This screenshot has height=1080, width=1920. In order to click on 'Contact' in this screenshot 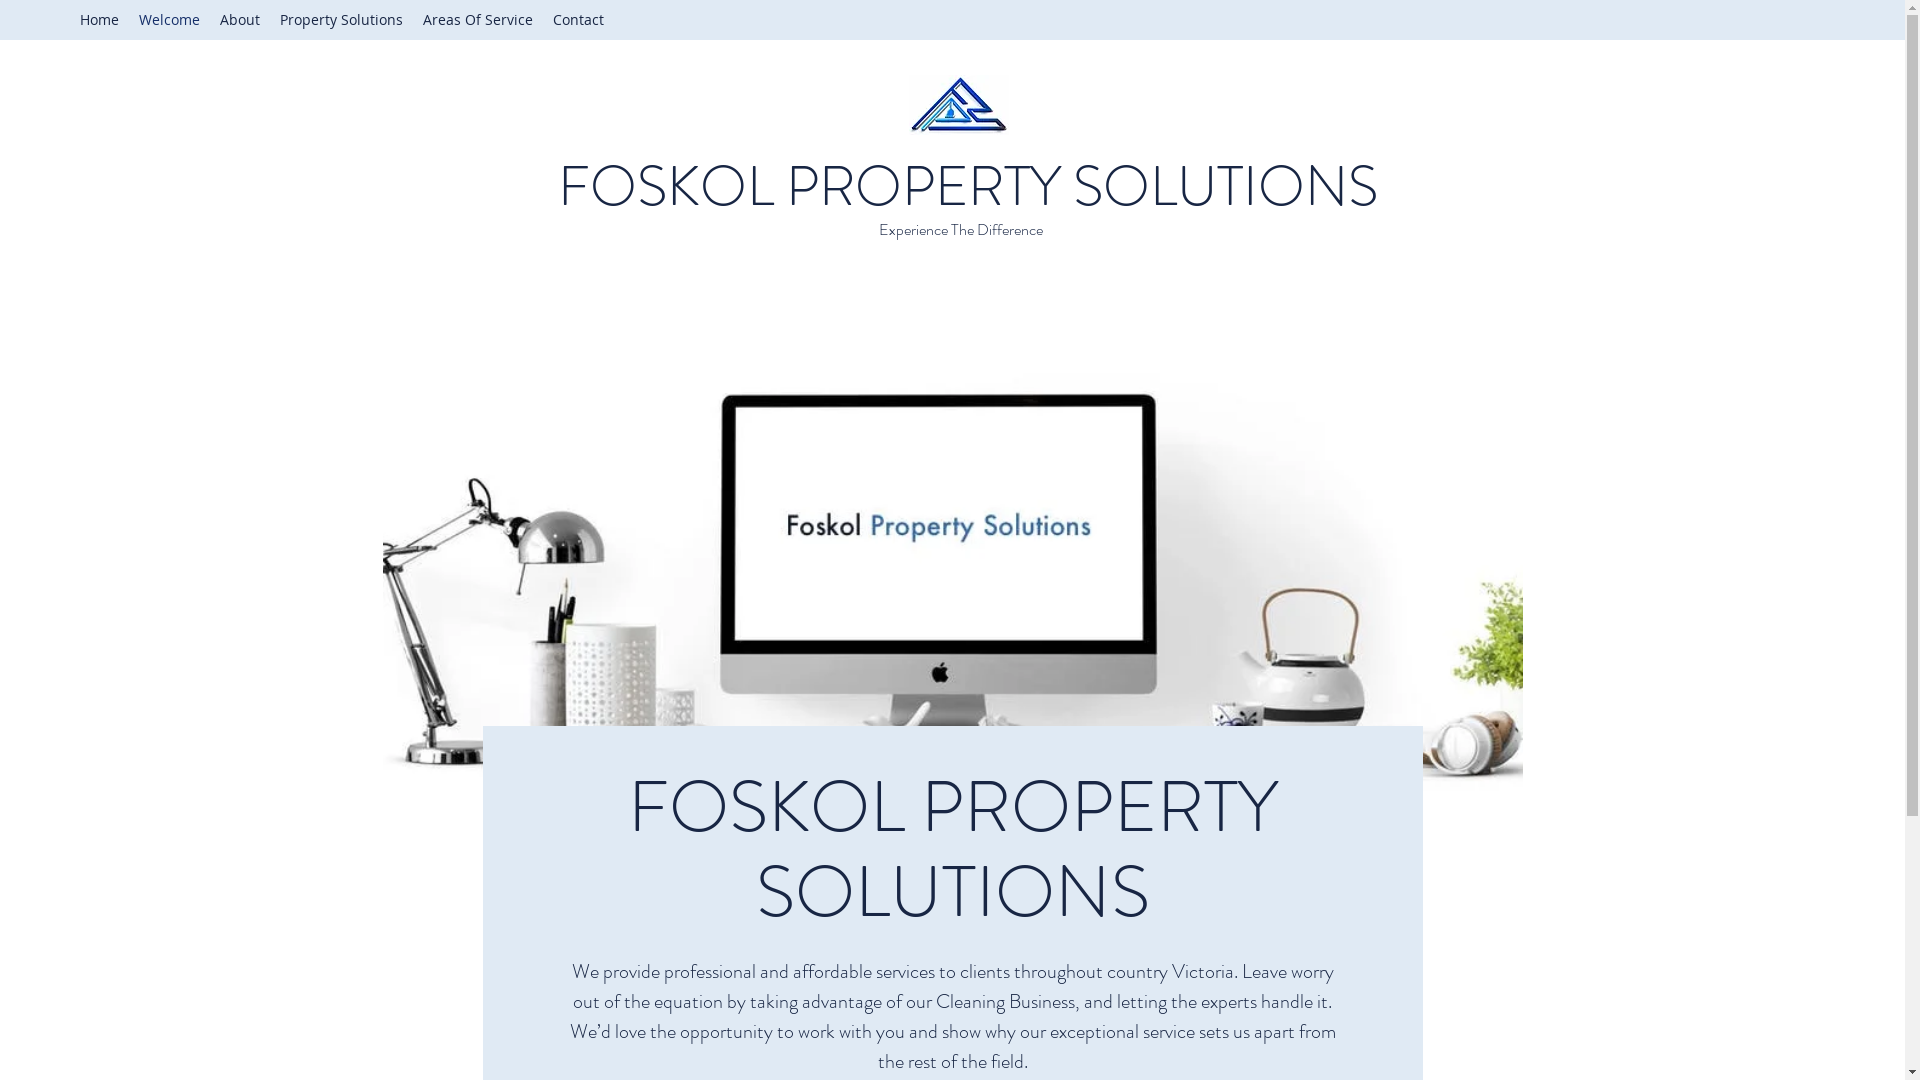, I will do `click(577, 19)`.